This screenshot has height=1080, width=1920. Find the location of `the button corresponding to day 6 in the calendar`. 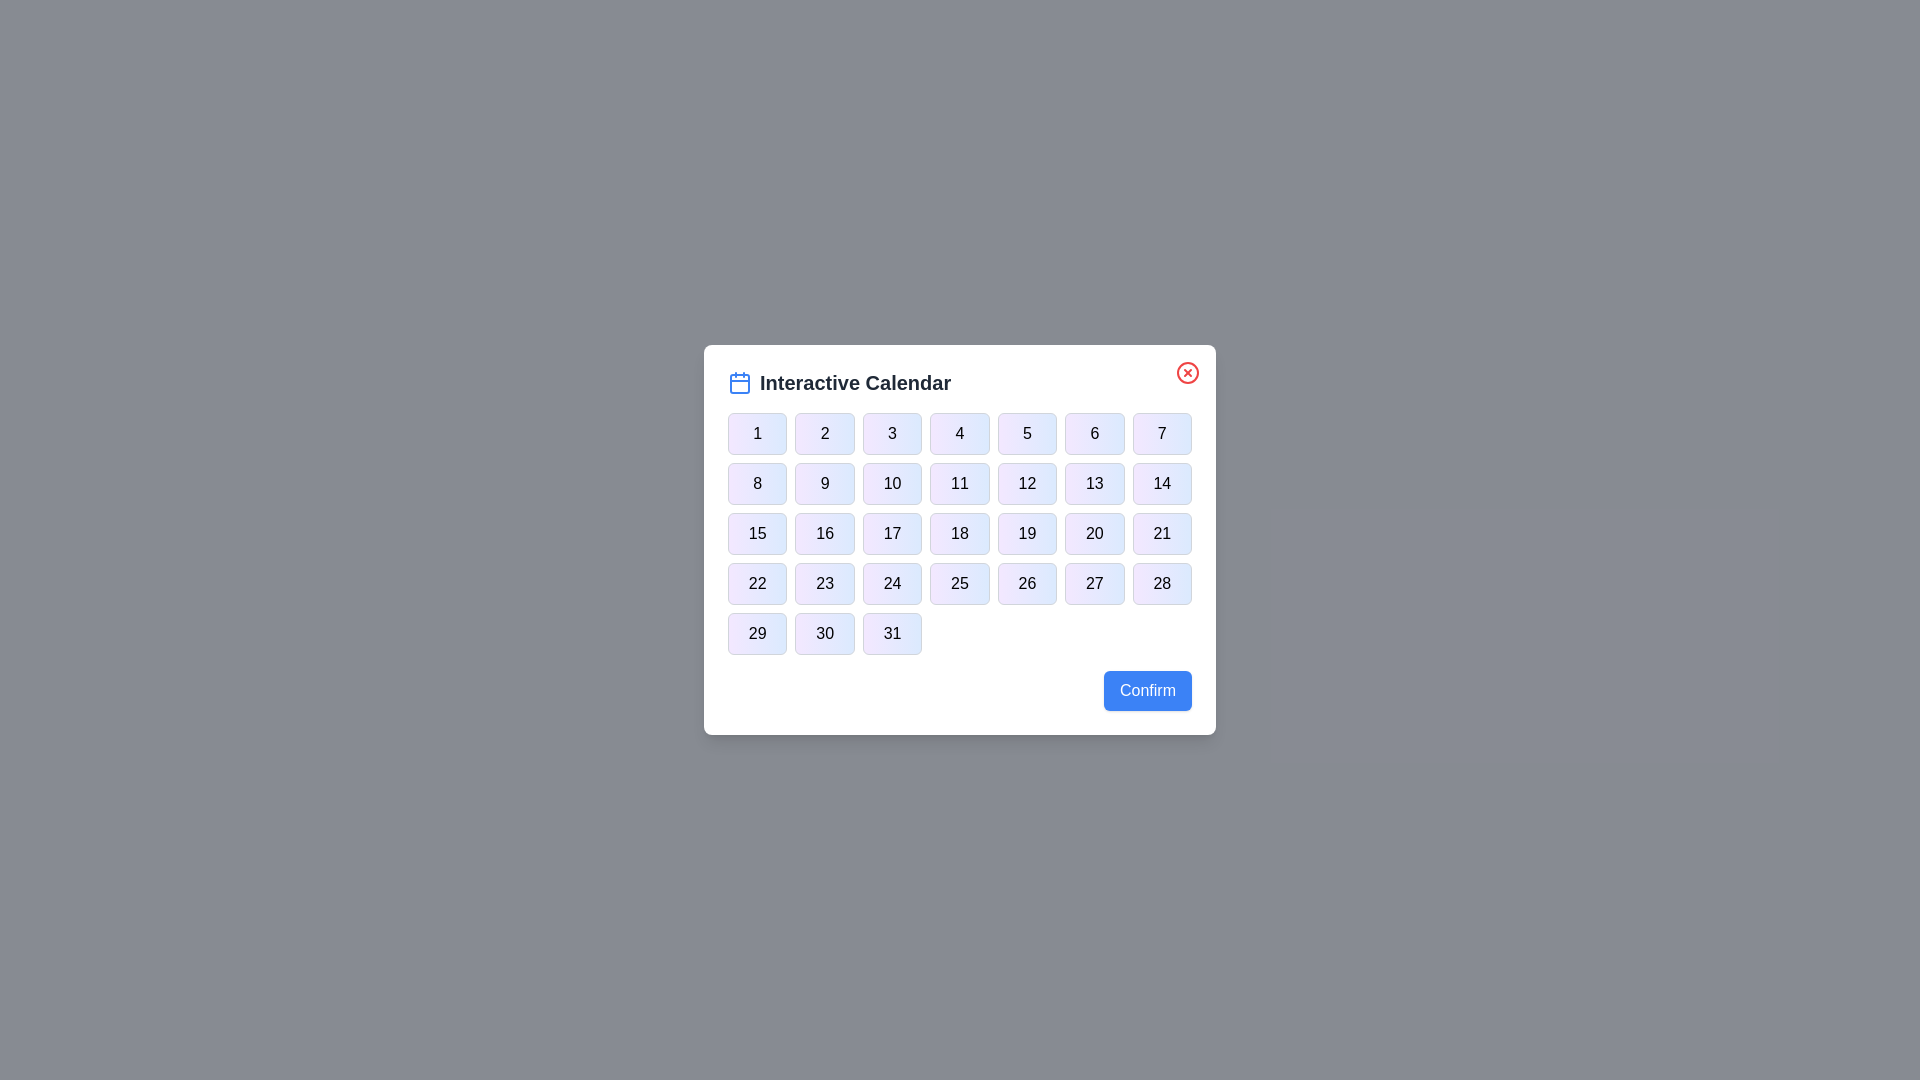

the button corresponding to day 6 in the calendar is located at coordinates (1093, 433).